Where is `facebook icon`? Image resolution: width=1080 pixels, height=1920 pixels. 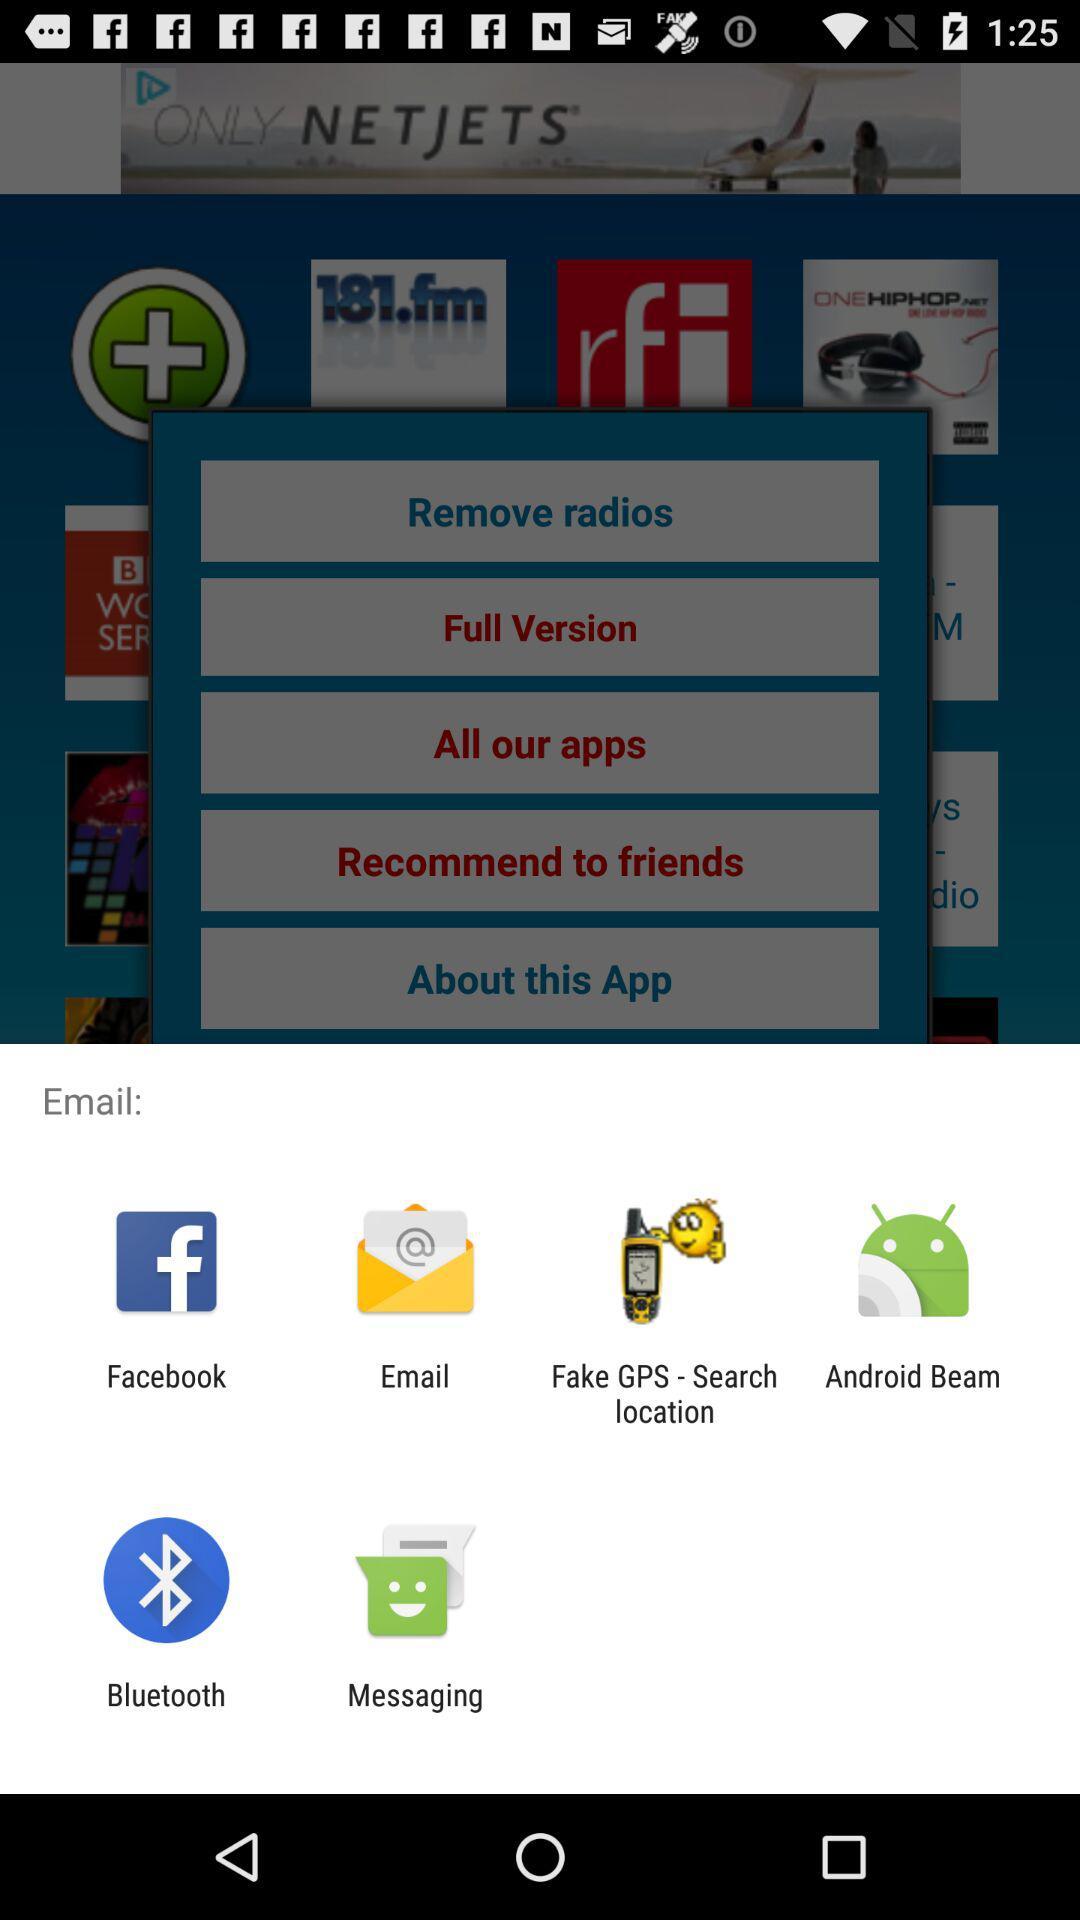
facebook icon is located at coordinates (165, 1392).